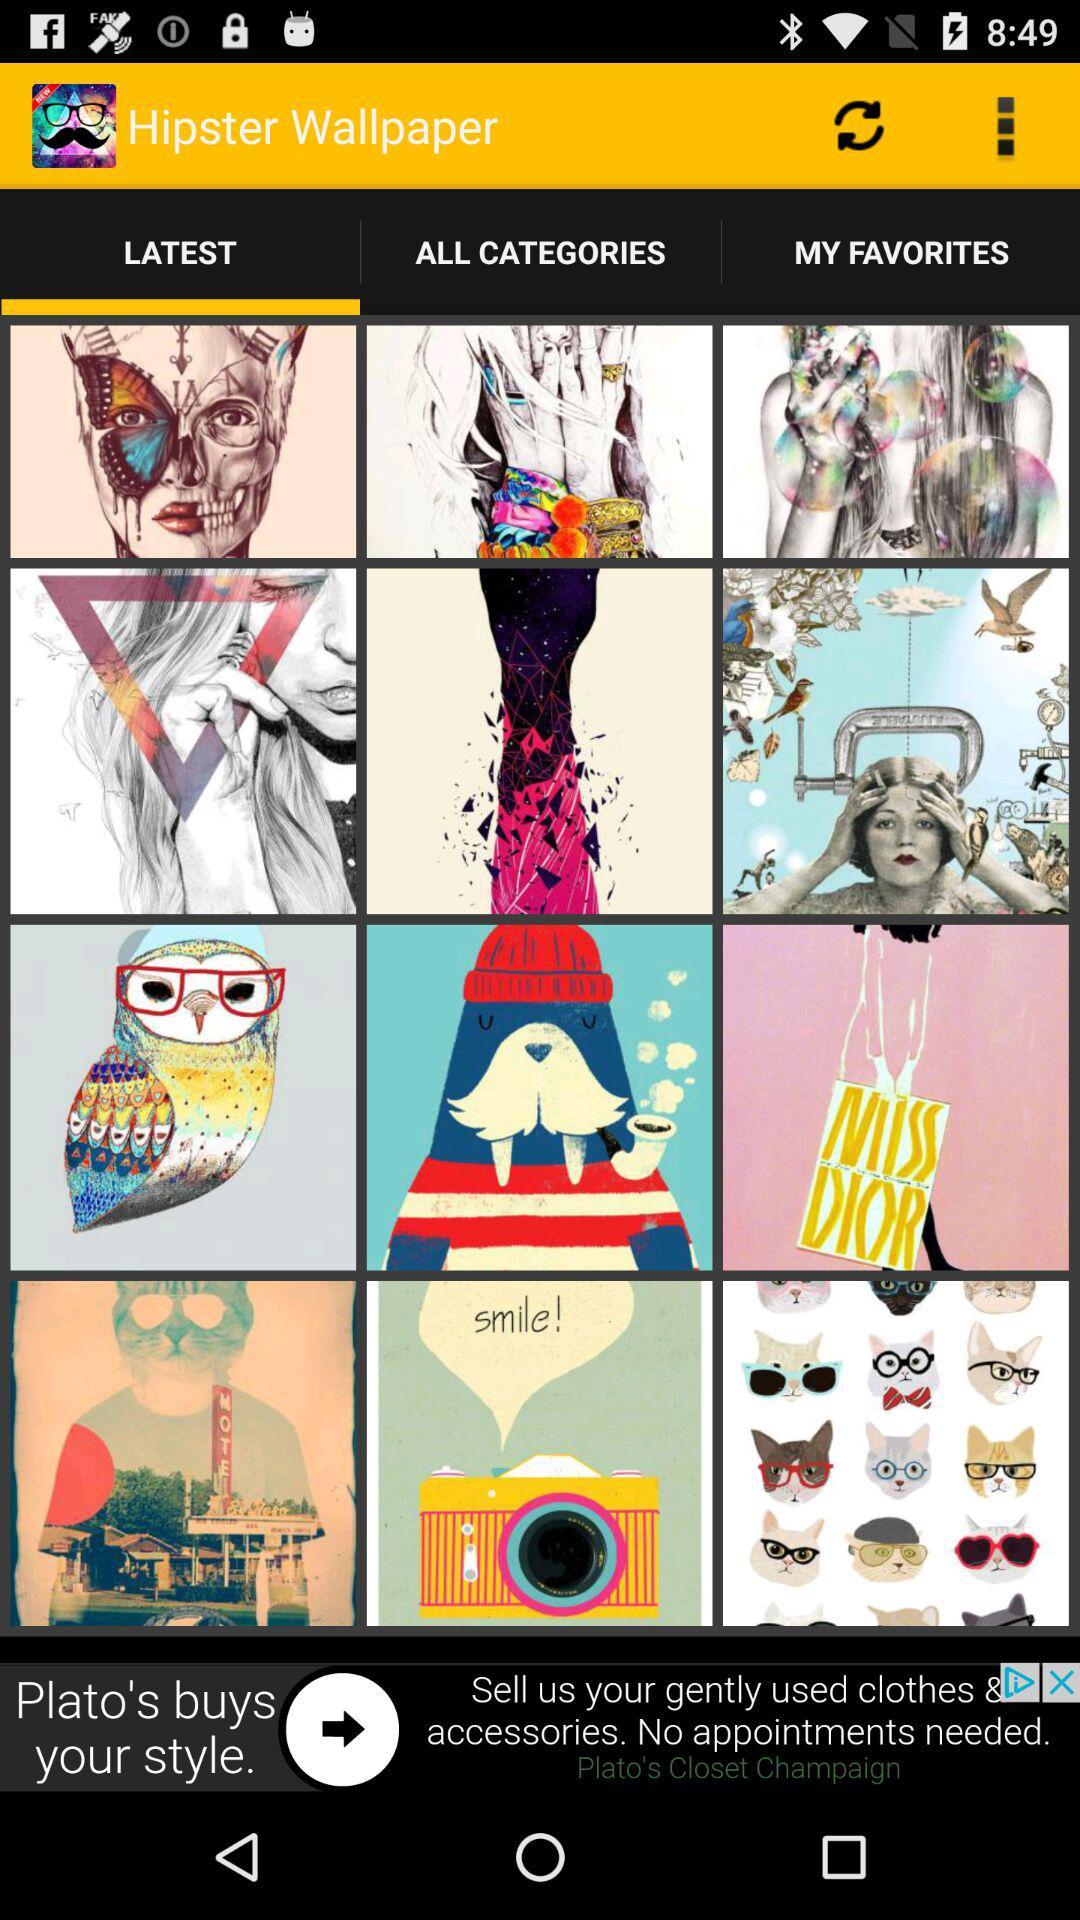  Describe the element at coordinates (540, 1727) in the screenshot. I see `advertisement we close it or view it` at that location.